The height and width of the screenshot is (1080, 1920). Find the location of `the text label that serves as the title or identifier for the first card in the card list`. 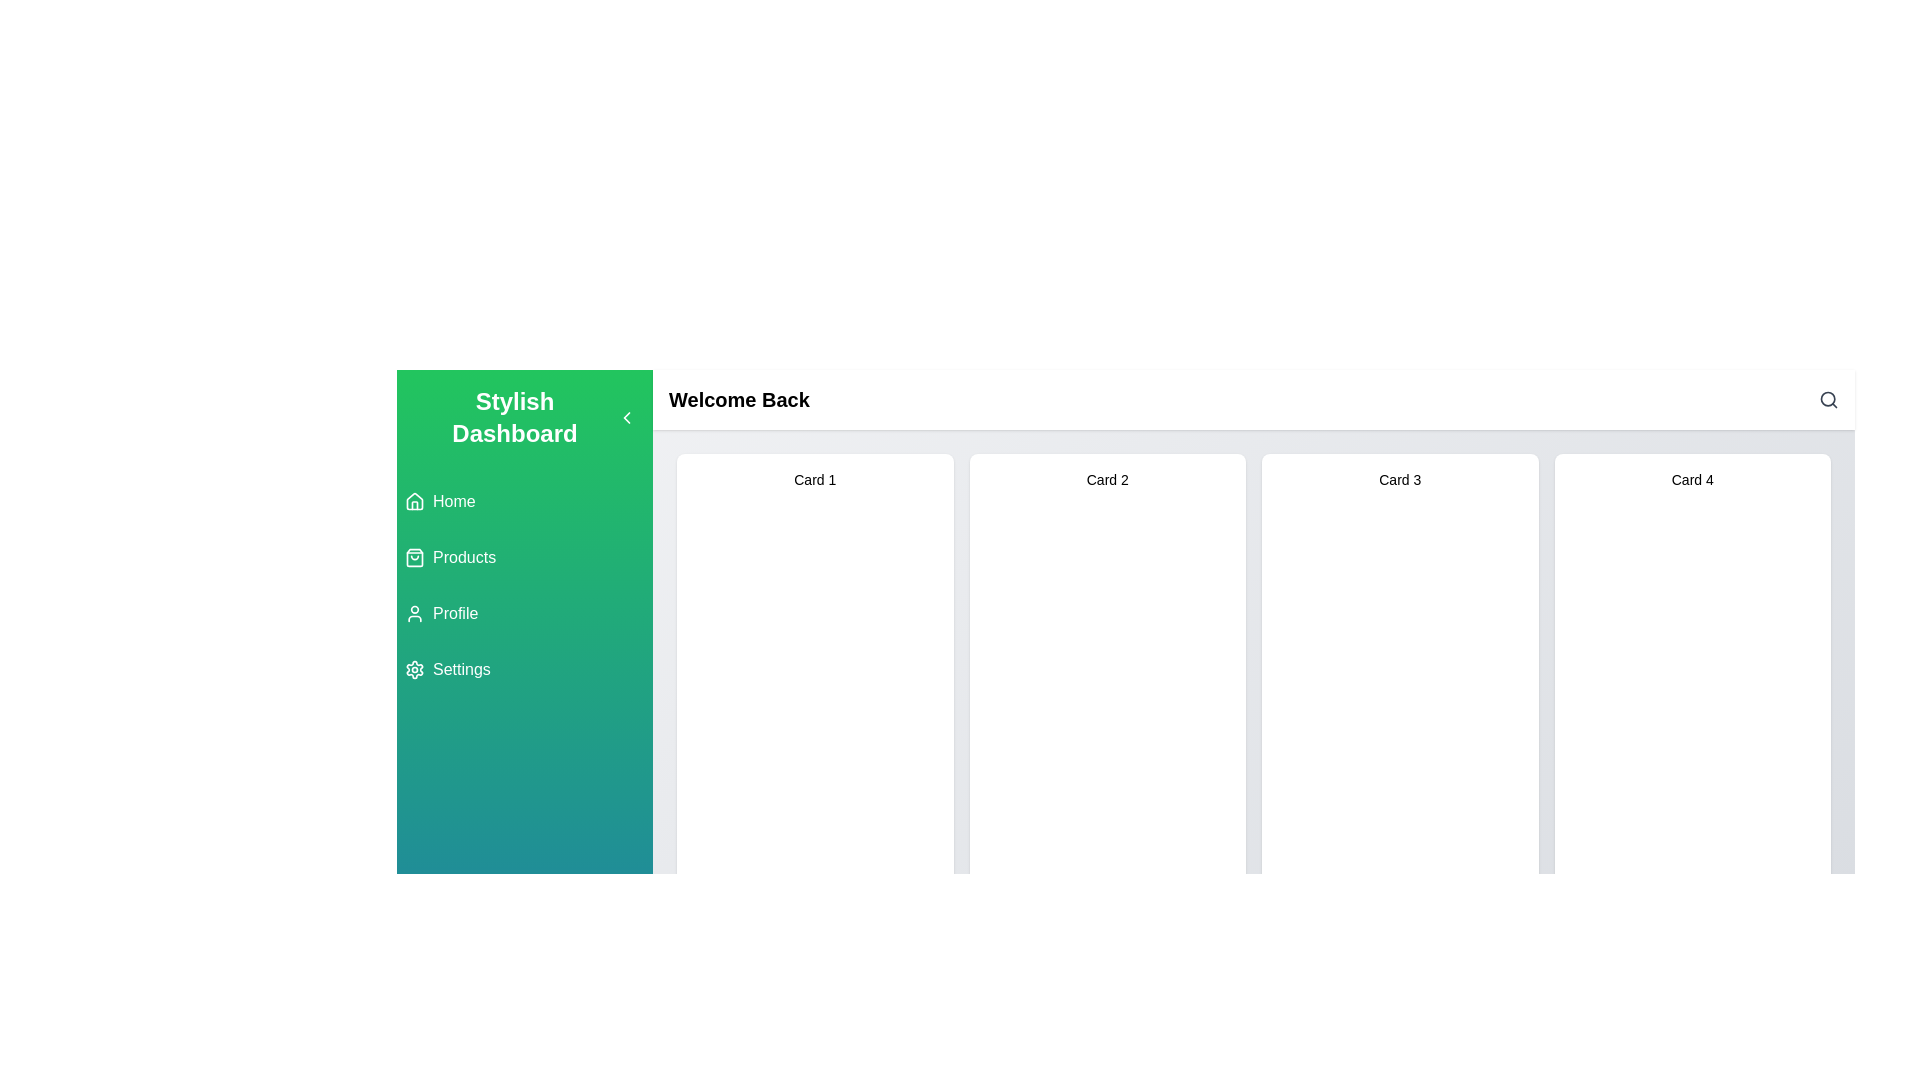

the text label that serves as the title or identifier for the first card in the card list is located at coordinates (815, 479).